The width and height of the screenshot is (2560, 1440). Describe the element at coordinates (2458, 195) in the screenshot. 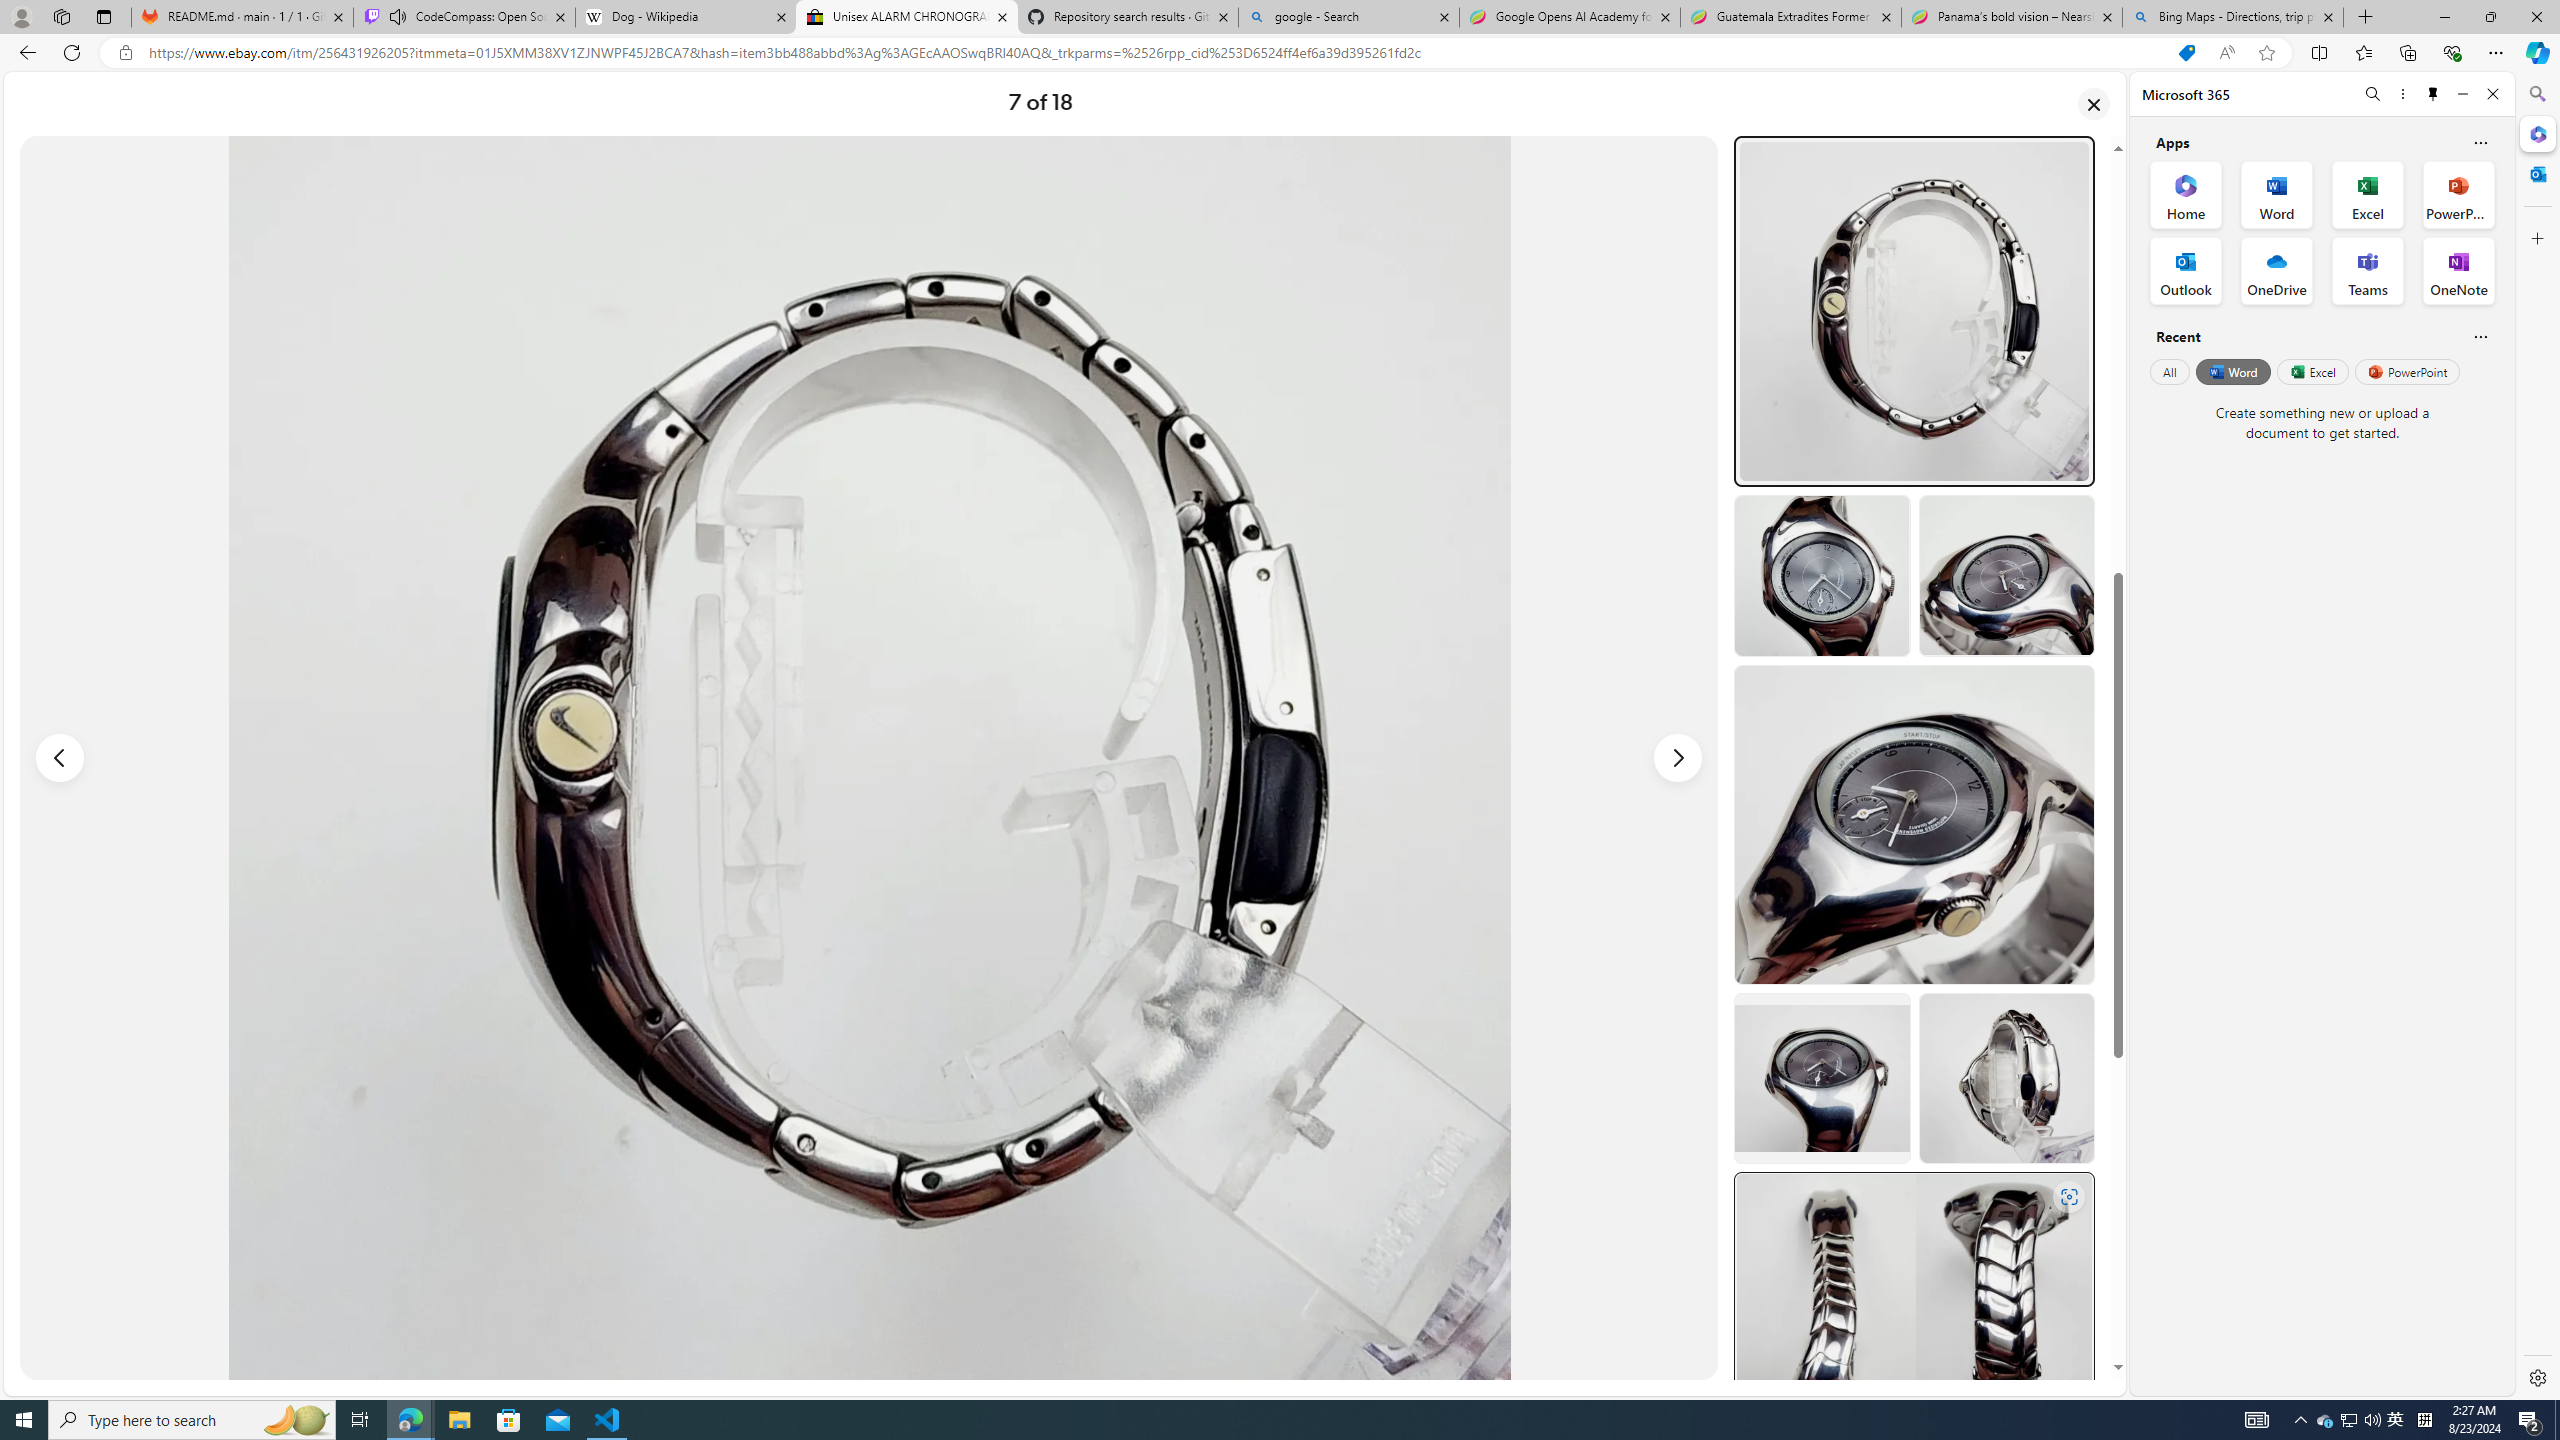

I see `'PowerPoint Office App'` at that location.